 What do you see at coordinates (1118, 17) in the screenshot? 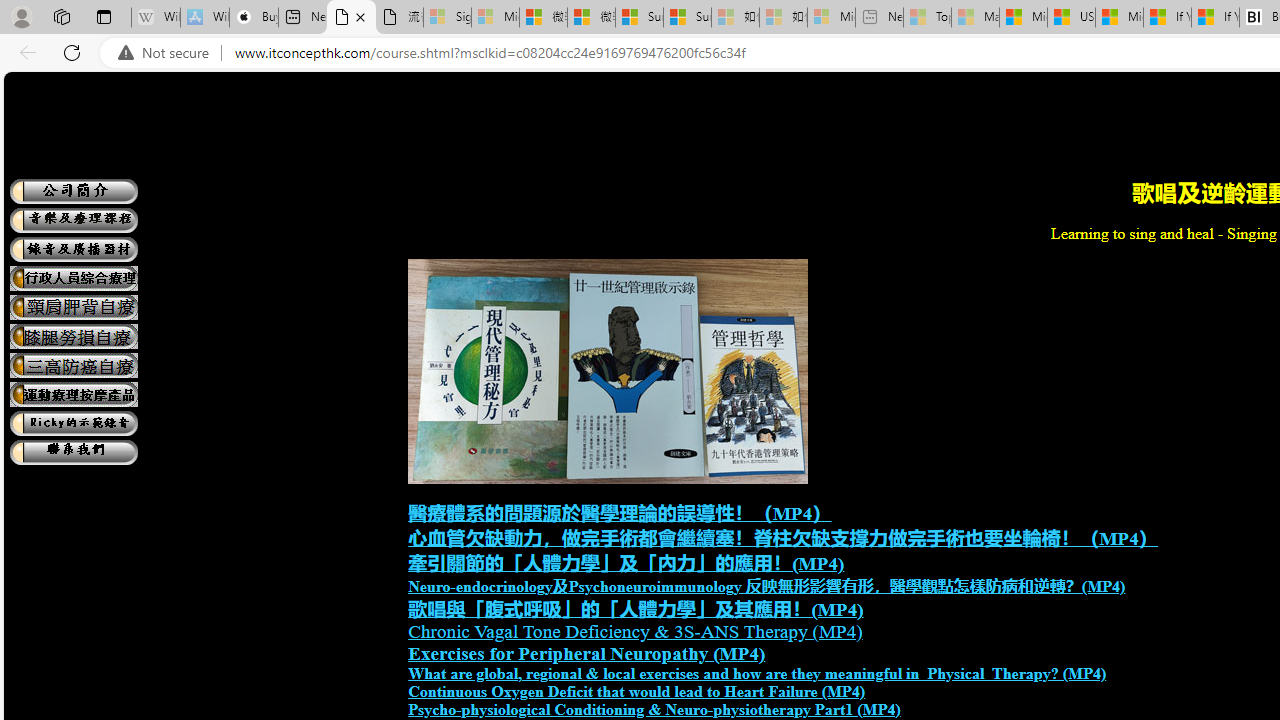
I see `'Microsoft Start'` at bounding box center [1118, 17].